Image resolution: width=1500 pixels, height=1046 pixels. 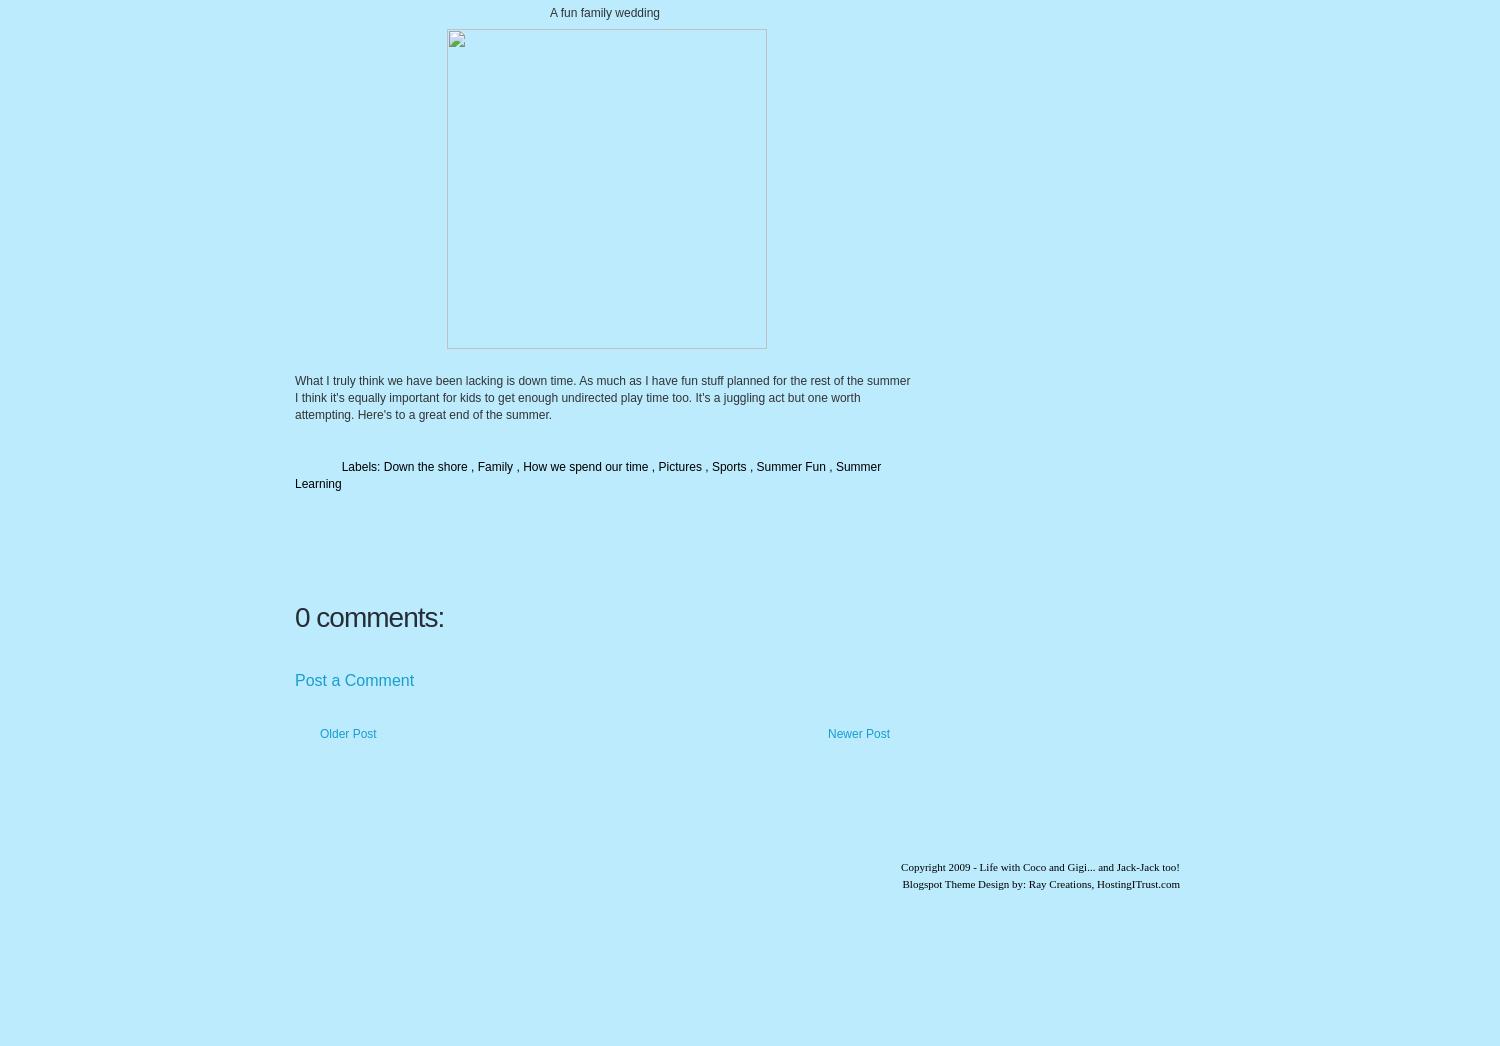 I want to click on 'Family', so click(x=495, y=466).